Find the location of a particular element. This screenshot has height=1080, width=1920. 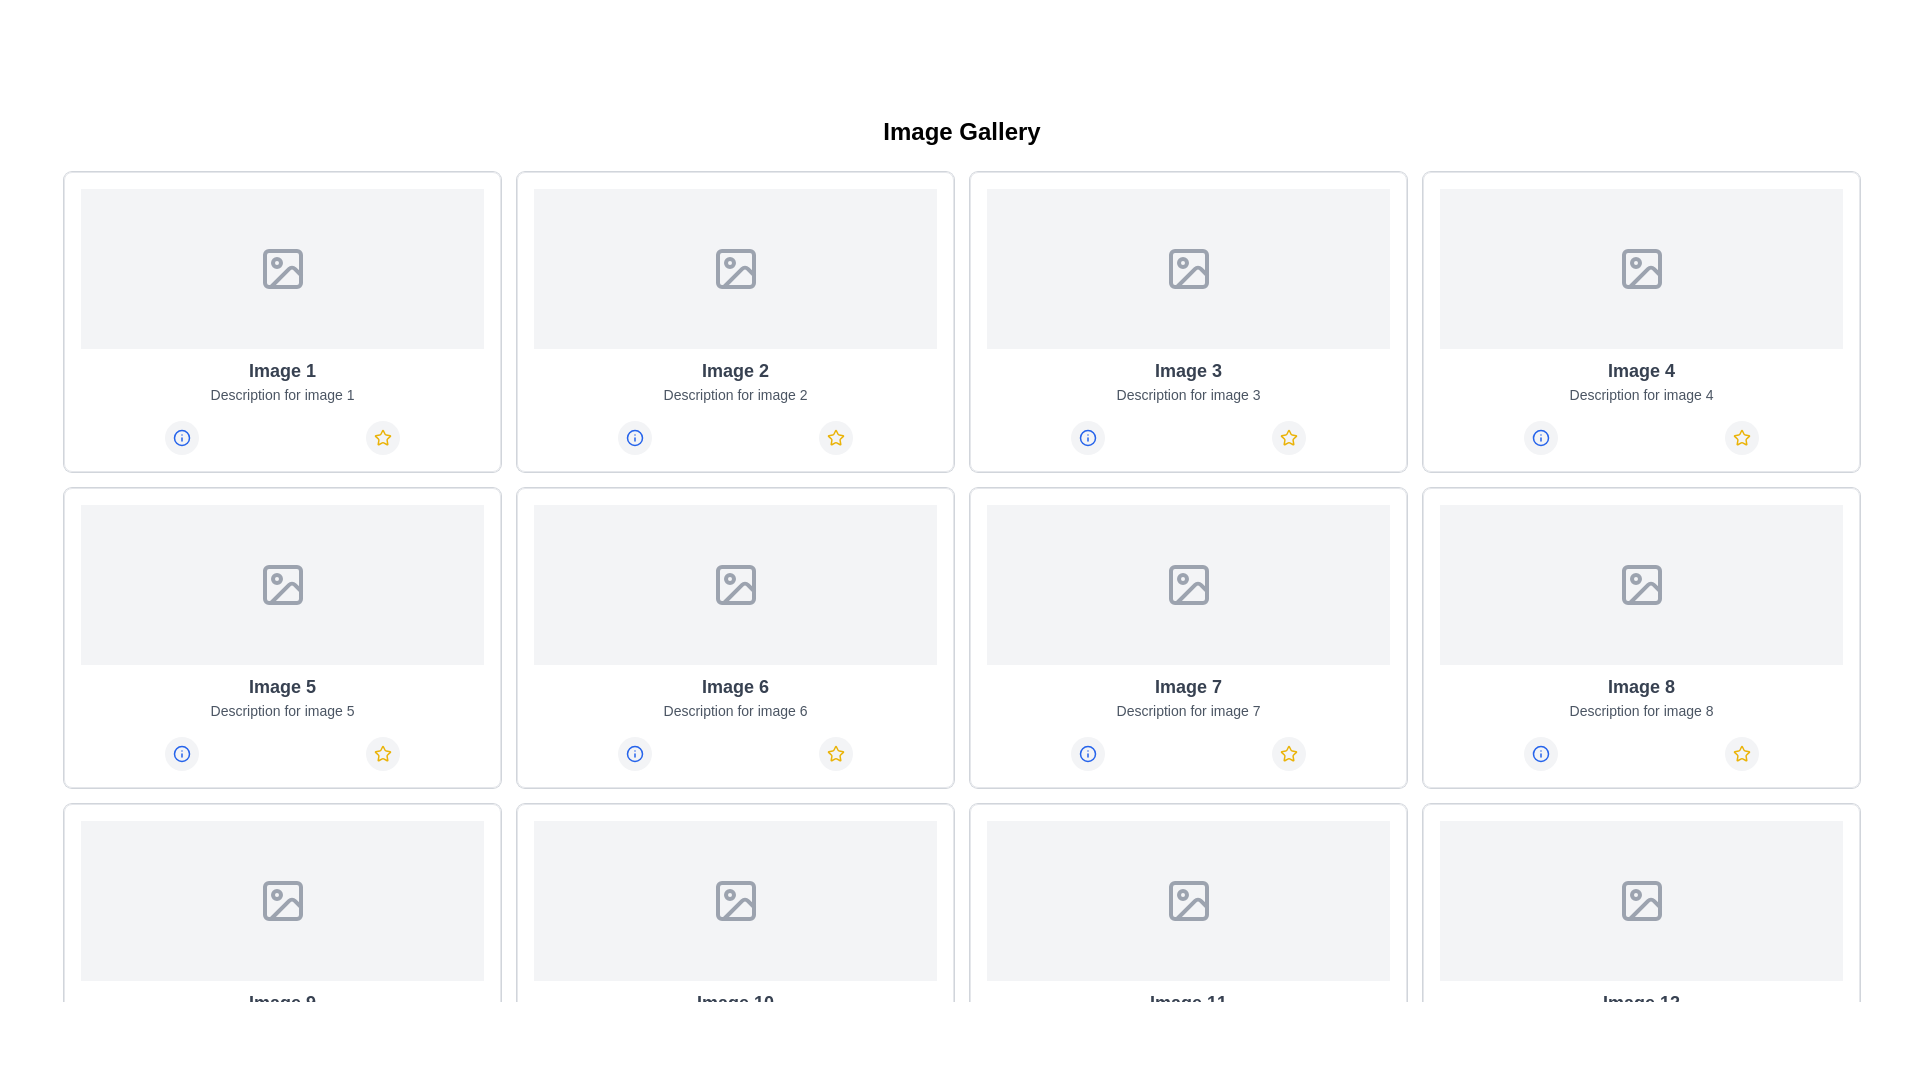

the star icon with a yellow outline located in the footer of the 'Image 2' card is located at coordinates (836, 436).